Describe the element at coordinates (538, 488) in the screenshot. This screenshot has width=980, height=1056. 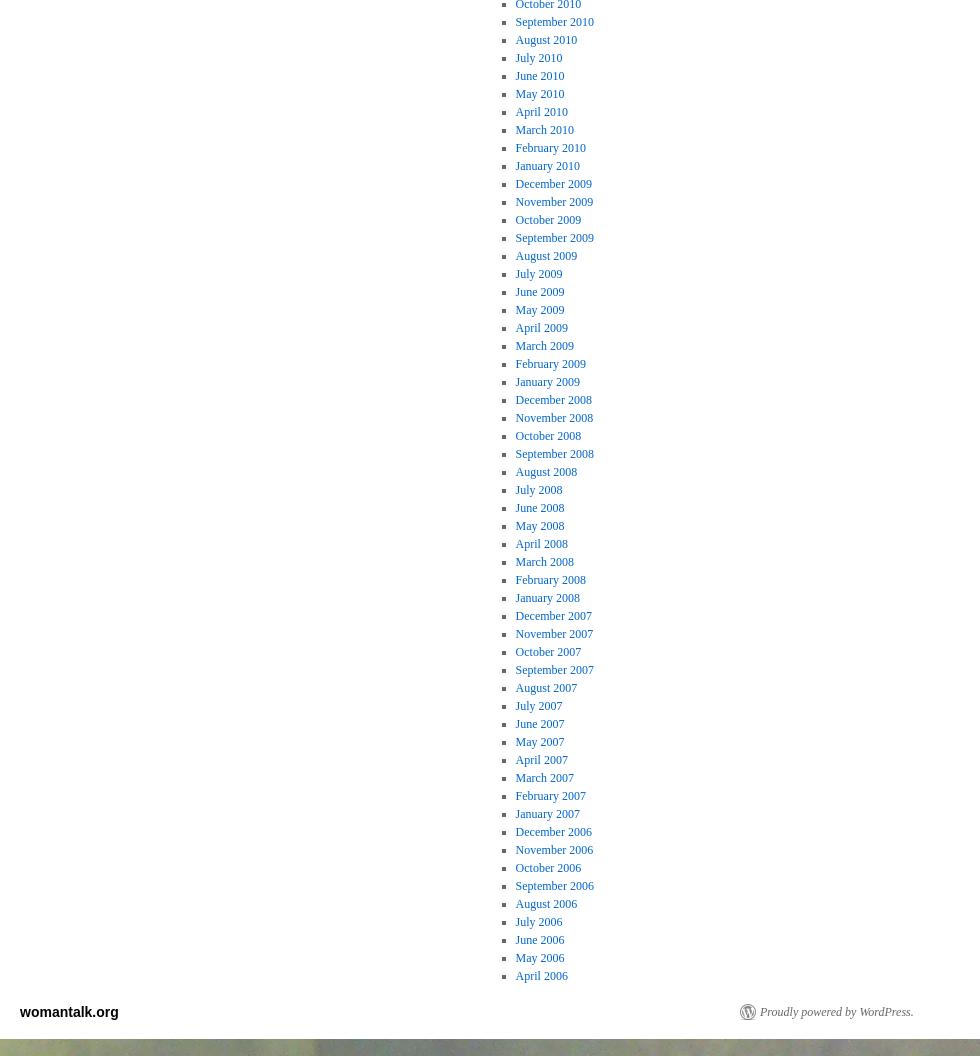
I see `'July 2008'` at that location.